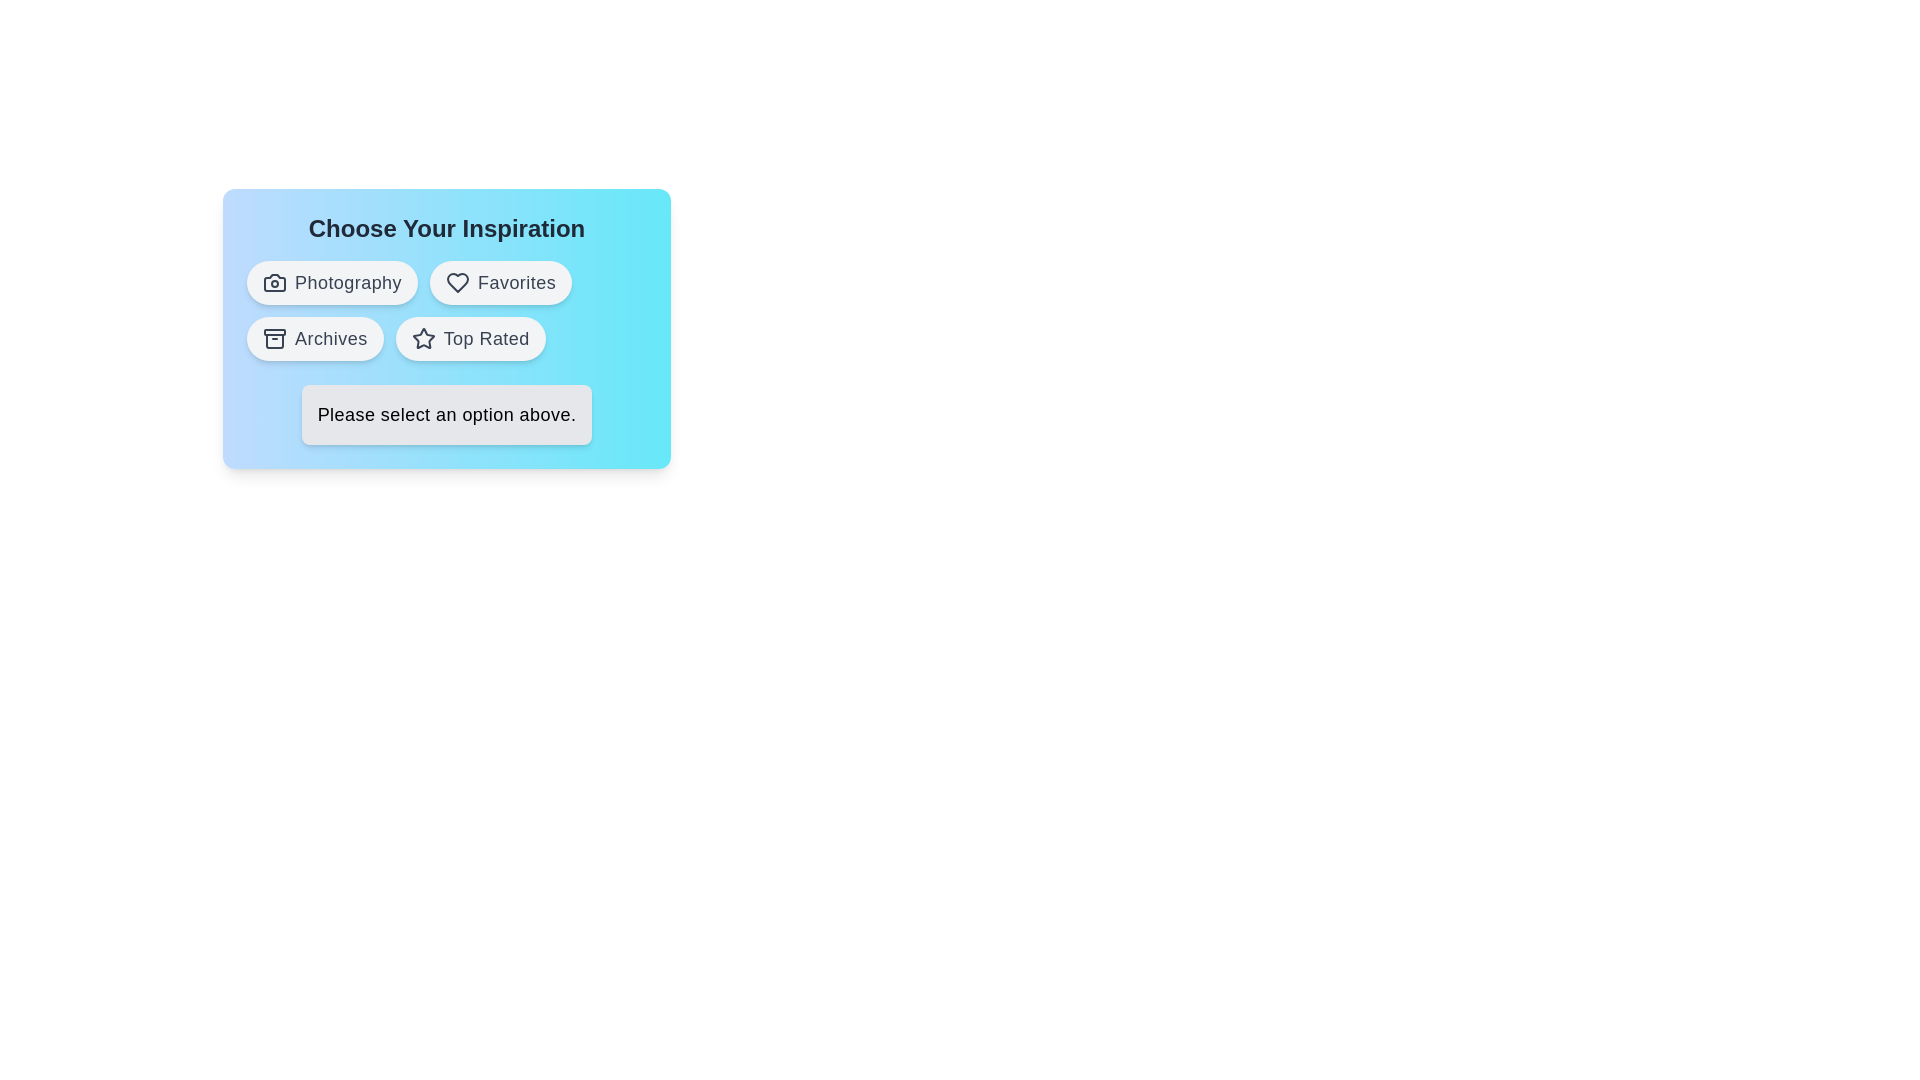 Image resolution: width=1920 pixels, height=1080 pixels. What do you see at coordinates (273, 282) in the screenshot?
I see `the camera icon in the 'Photography' option` at bounding box center [273, 282].